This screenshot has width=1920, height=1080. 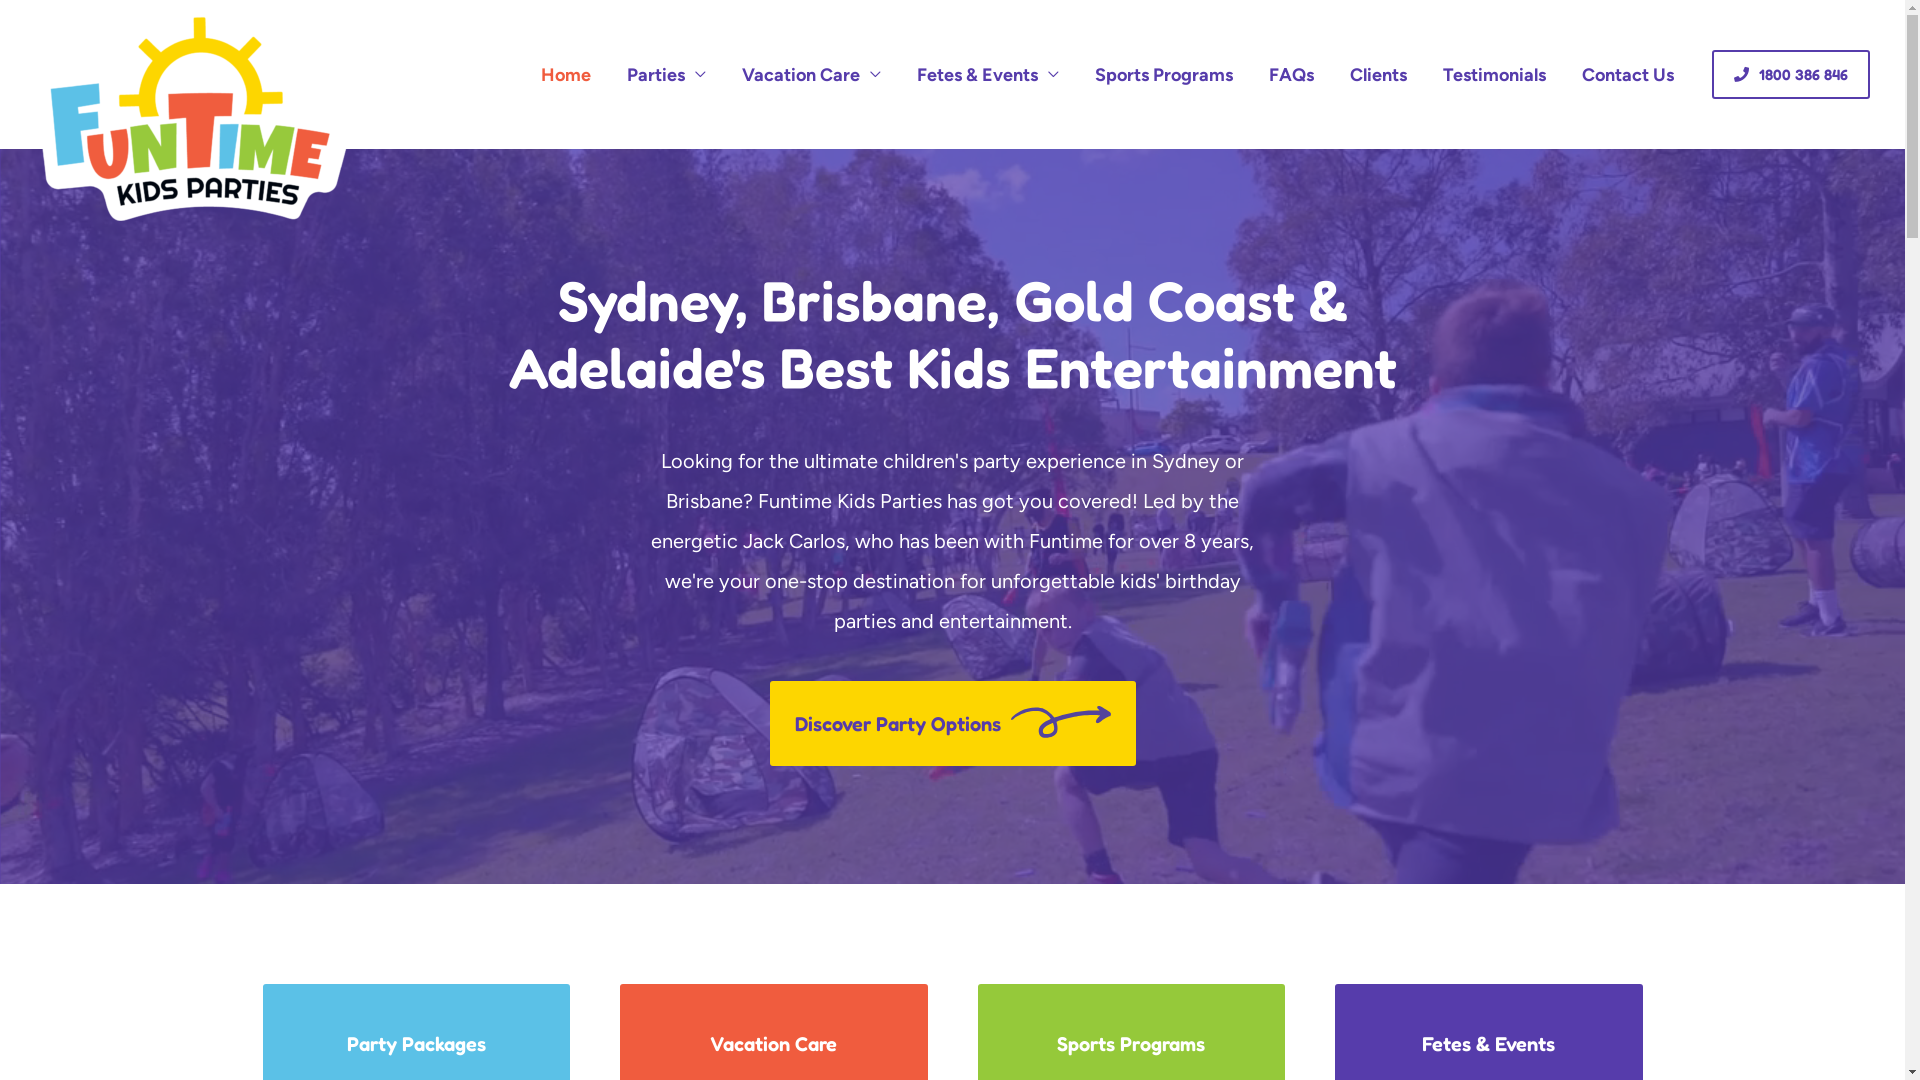 What do you see at coordinates (1377, 73) in the screenshot?
I see `'Clients'` at bounding box center [1377, 73].